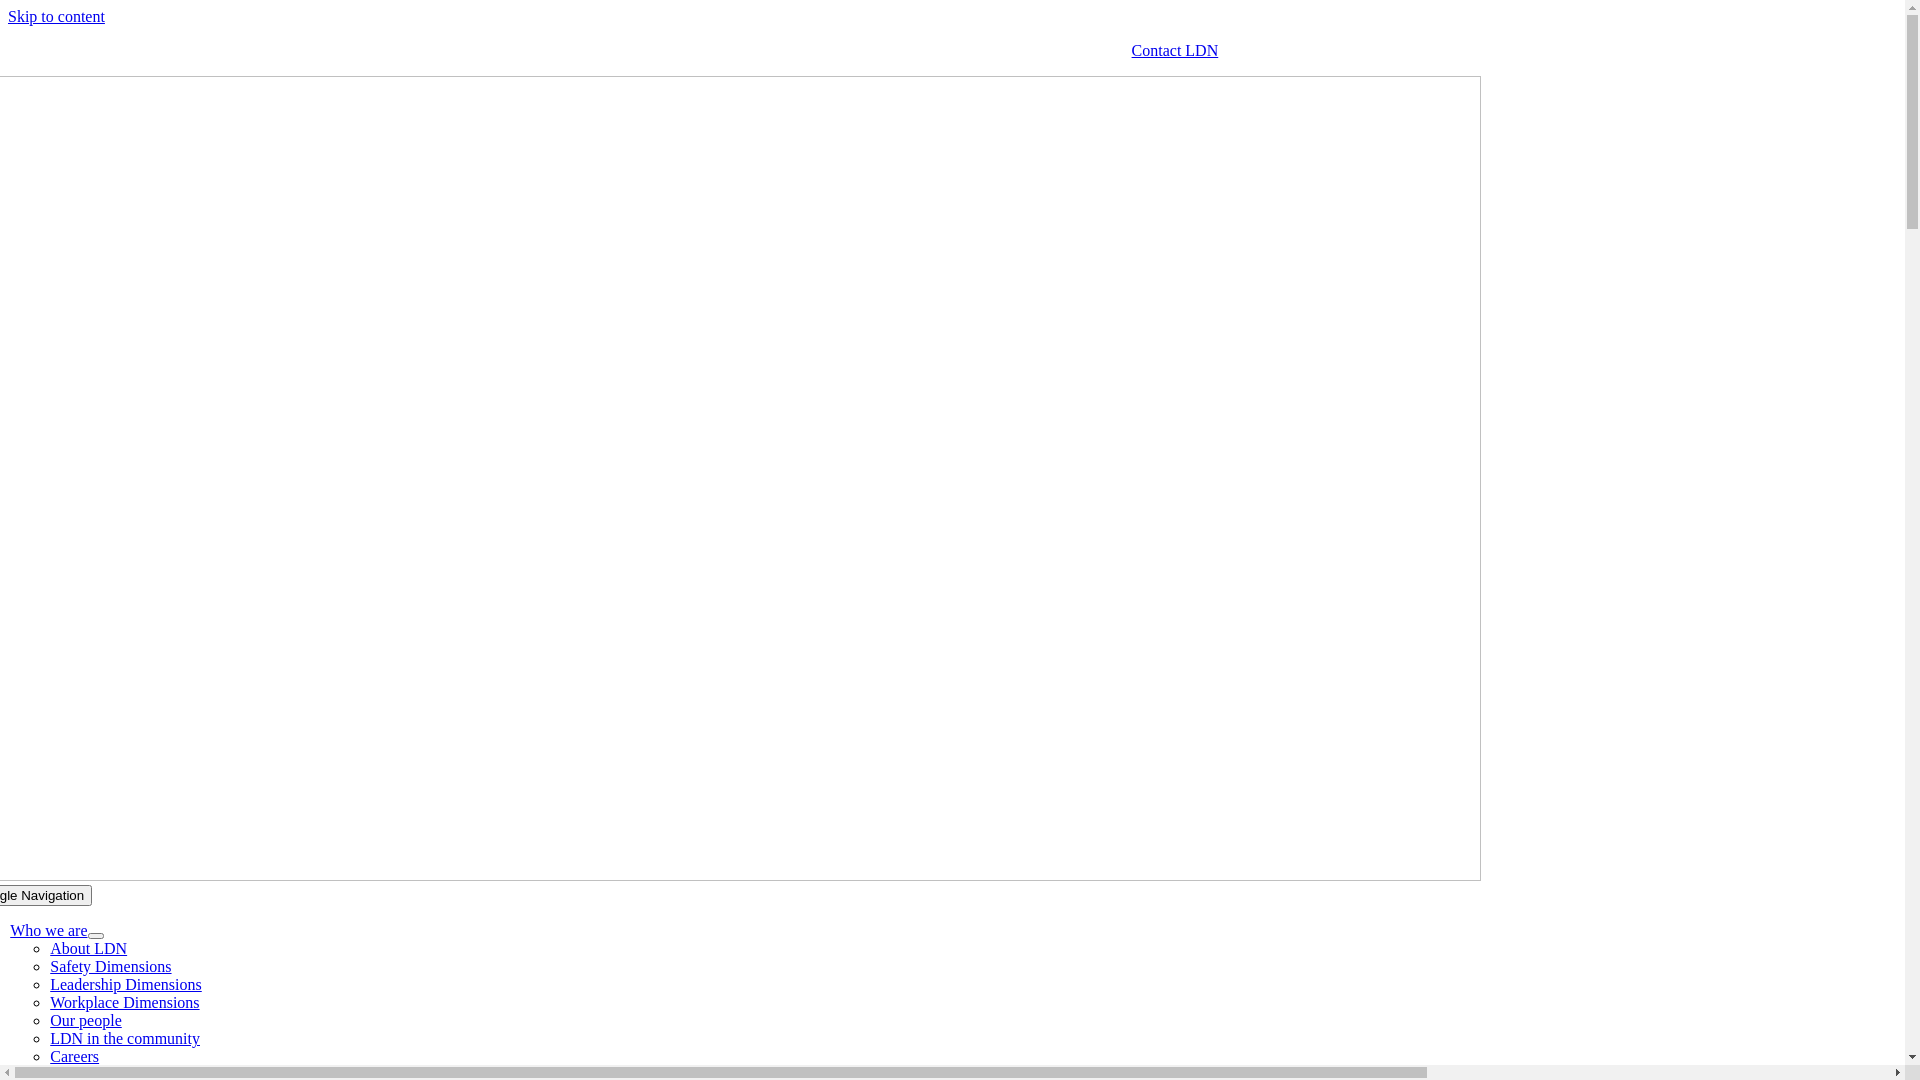 The height and width of the screenshot is (1080, 1920). I want to click on 'LDN in the community', so click(123, 1037).